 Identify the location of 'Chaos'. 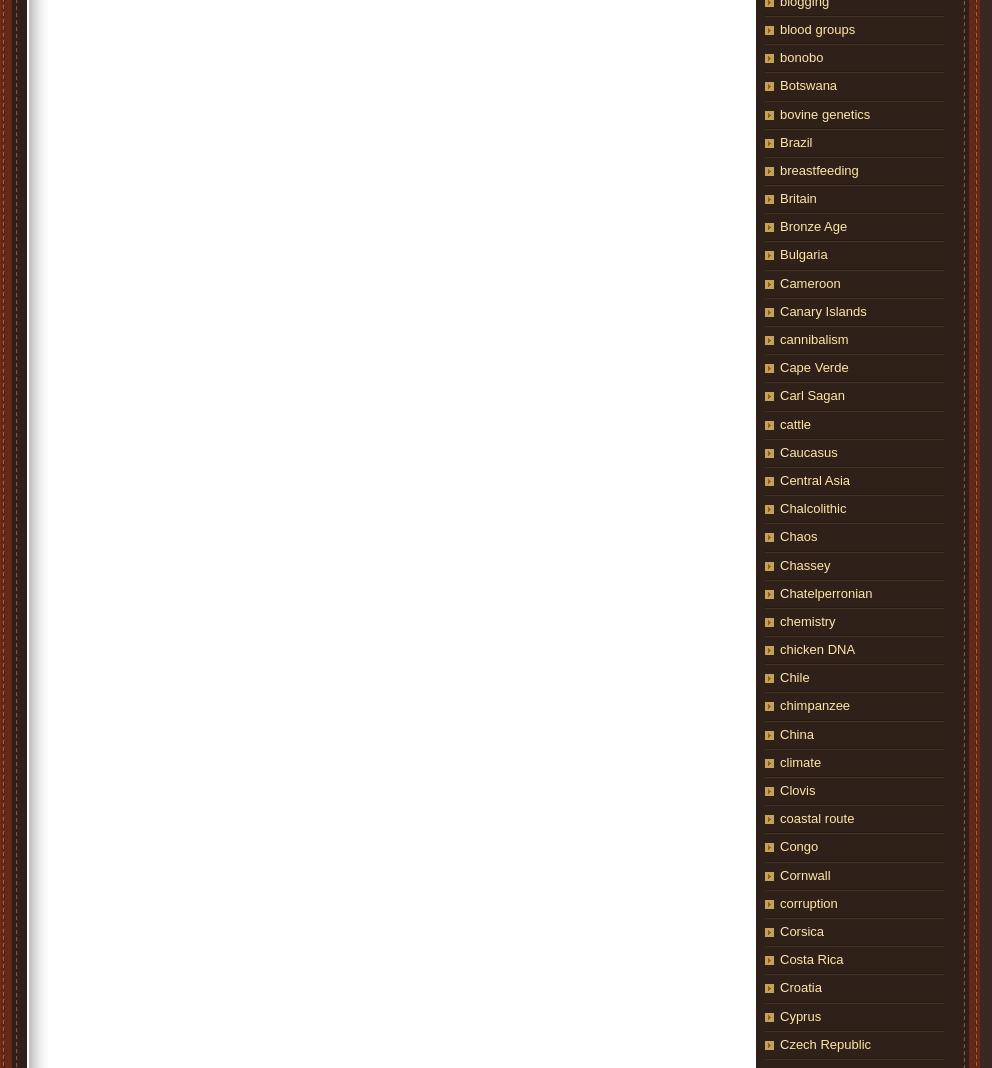
(798, 535).